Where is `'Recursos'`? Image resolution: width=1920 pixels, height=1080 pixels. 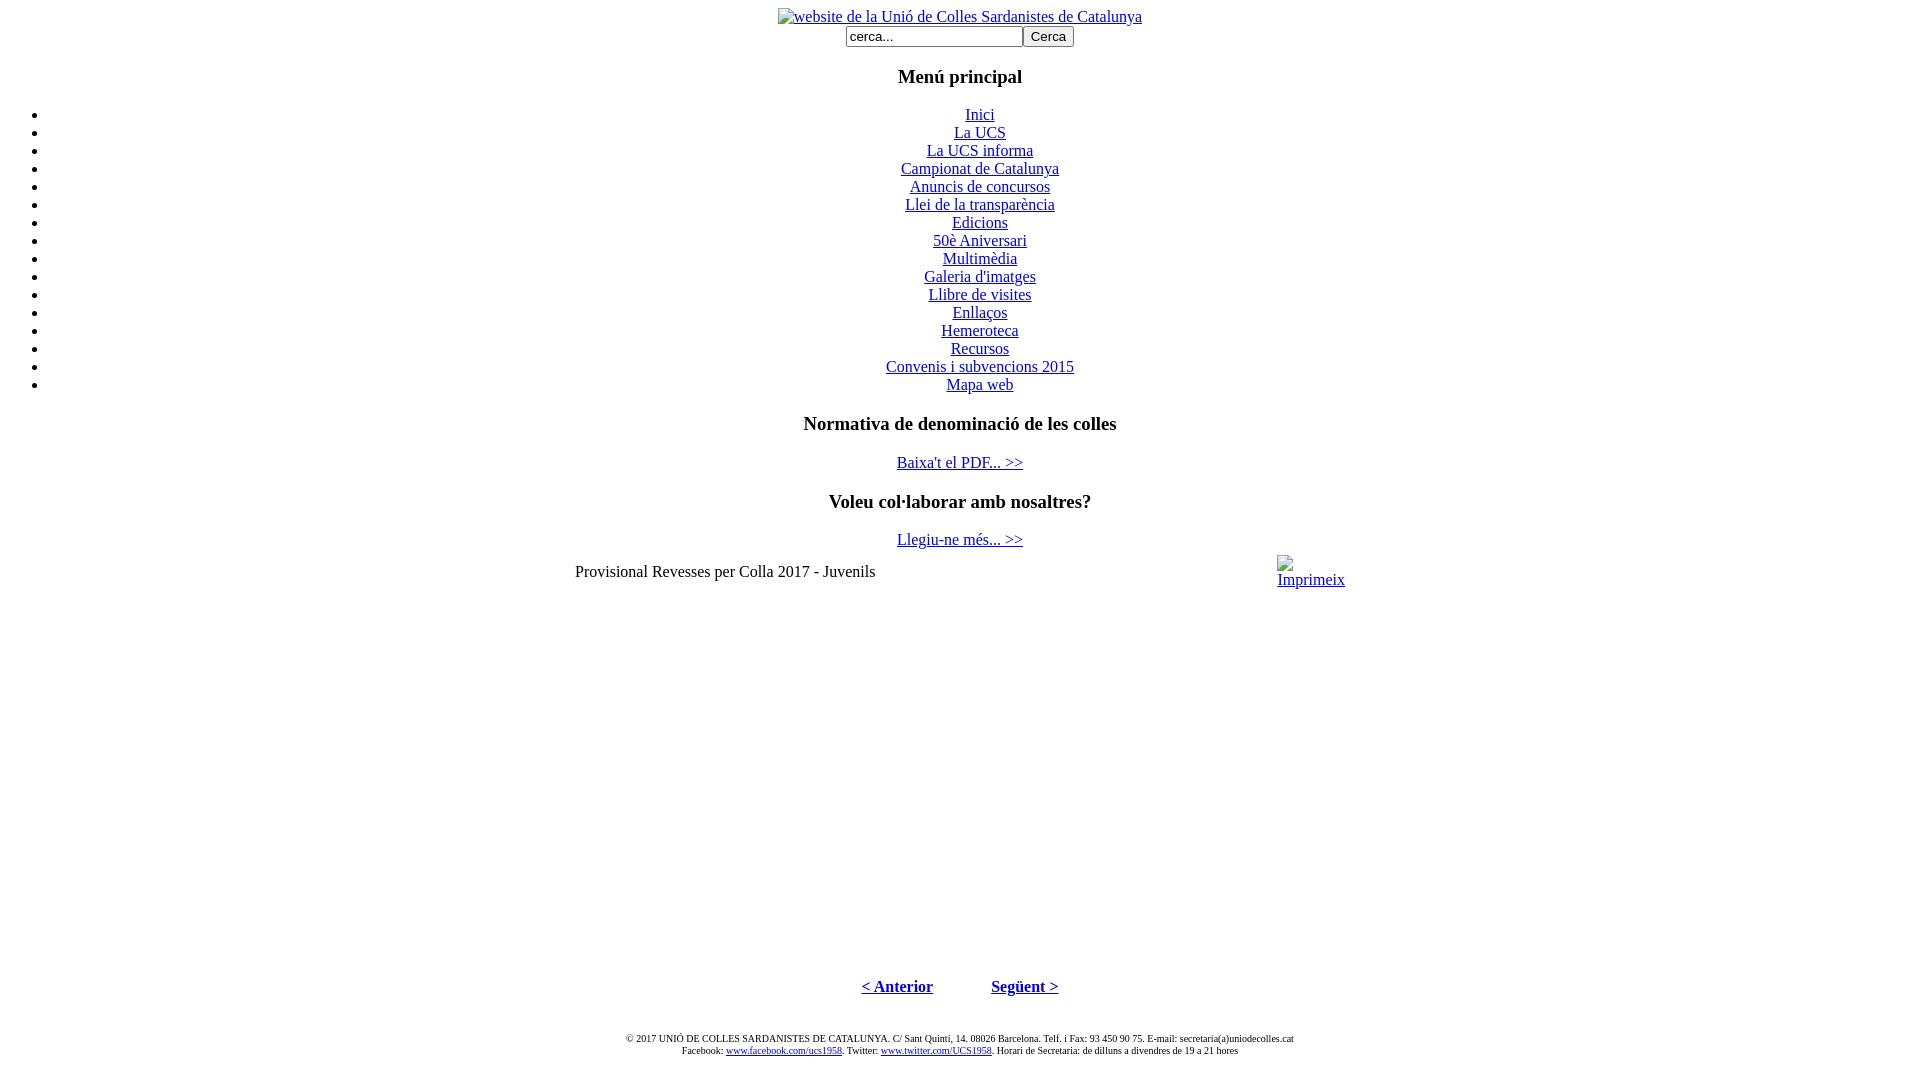
'Recursos' is located at coordinates (980, 347).